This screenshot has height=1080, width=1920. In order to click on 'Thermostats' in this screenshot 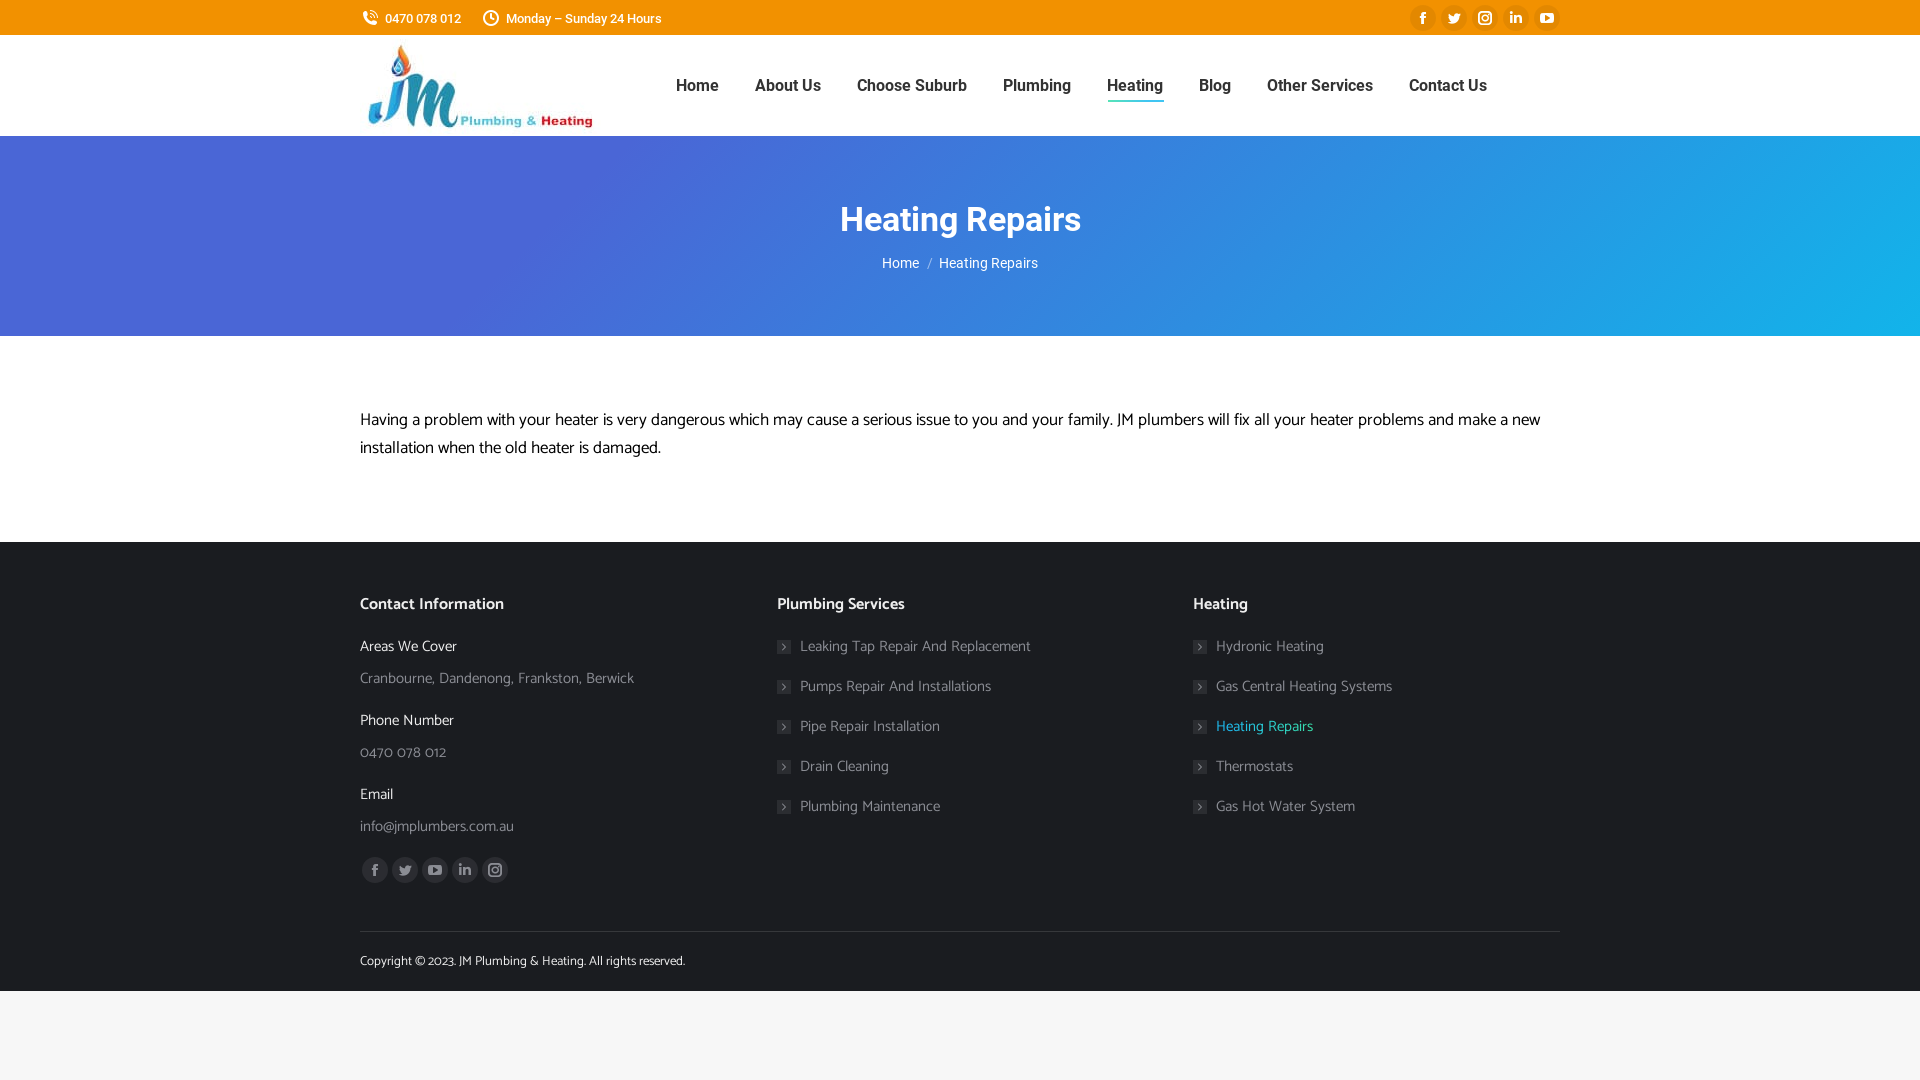, I will do `click(1242, 765)`.